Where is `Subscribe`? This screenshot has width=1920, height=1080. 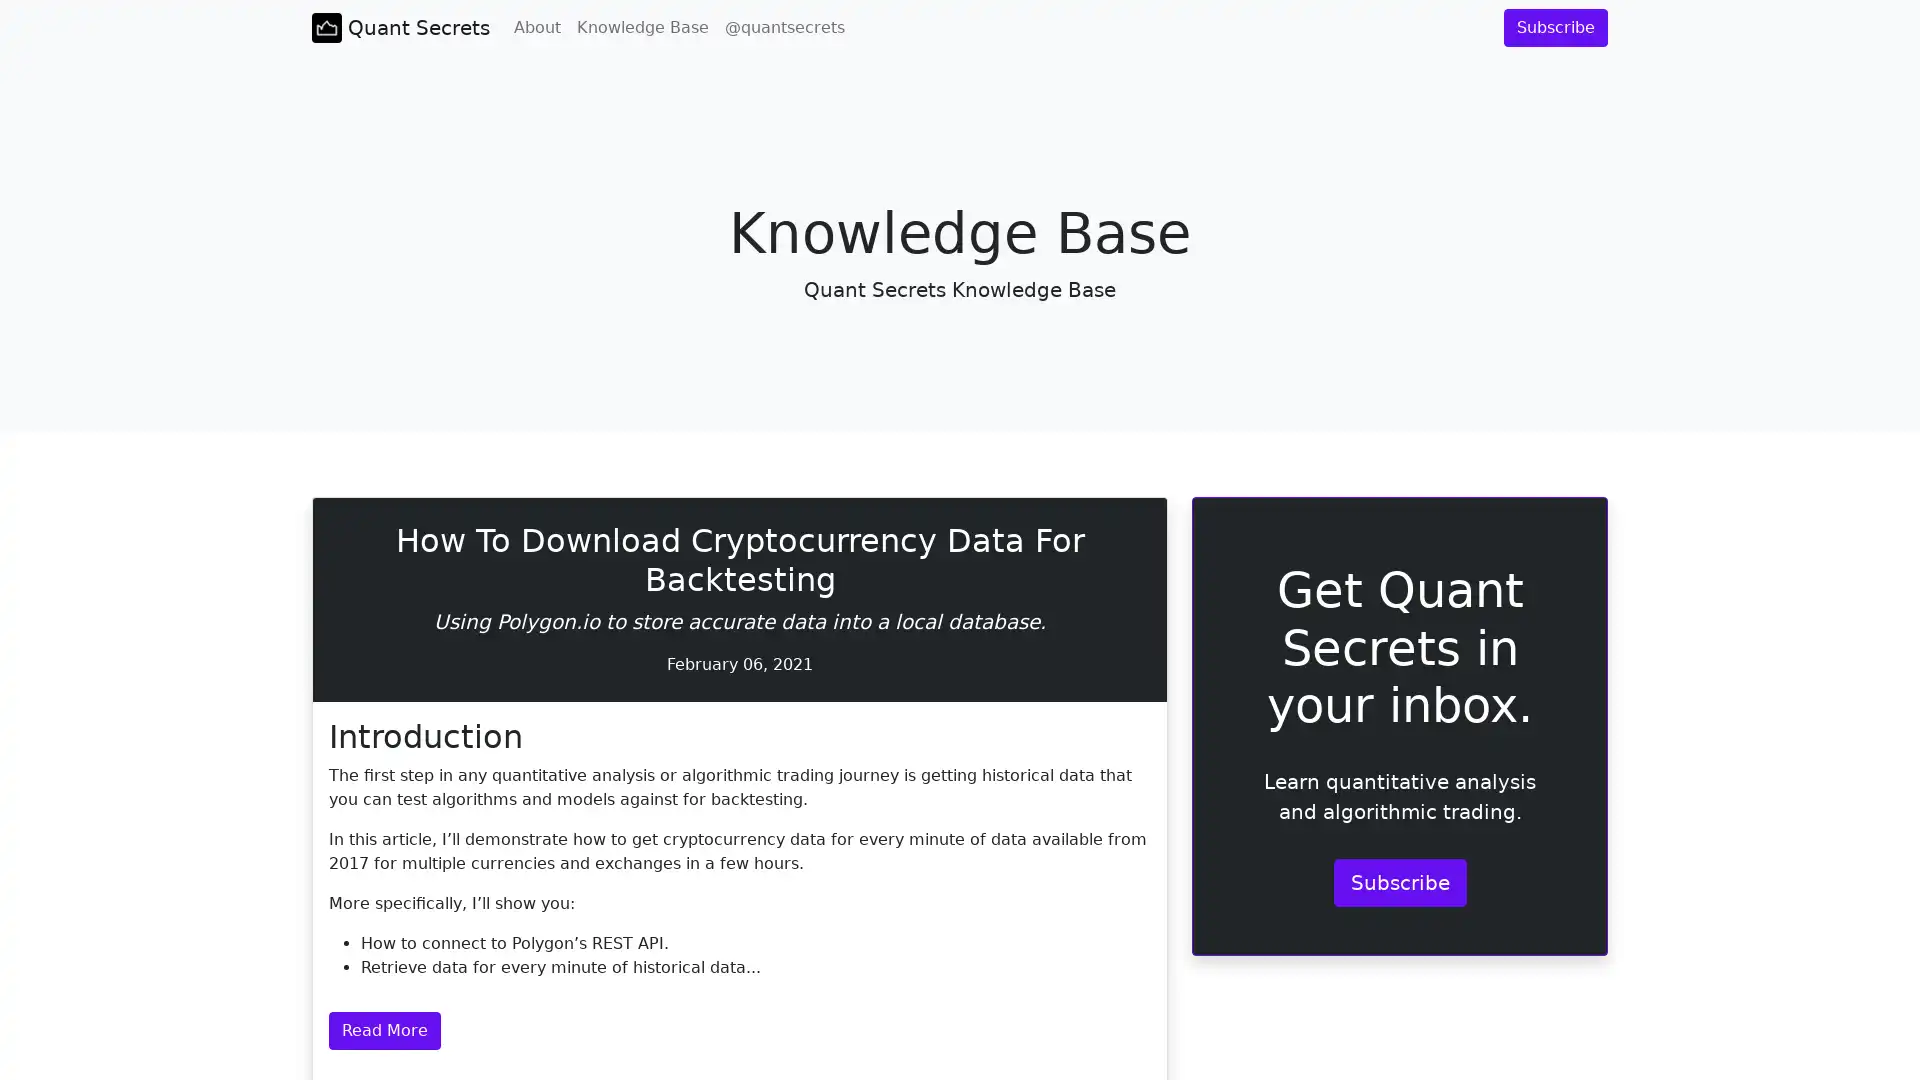 Subscribe is located at coordinates (1554, 27).